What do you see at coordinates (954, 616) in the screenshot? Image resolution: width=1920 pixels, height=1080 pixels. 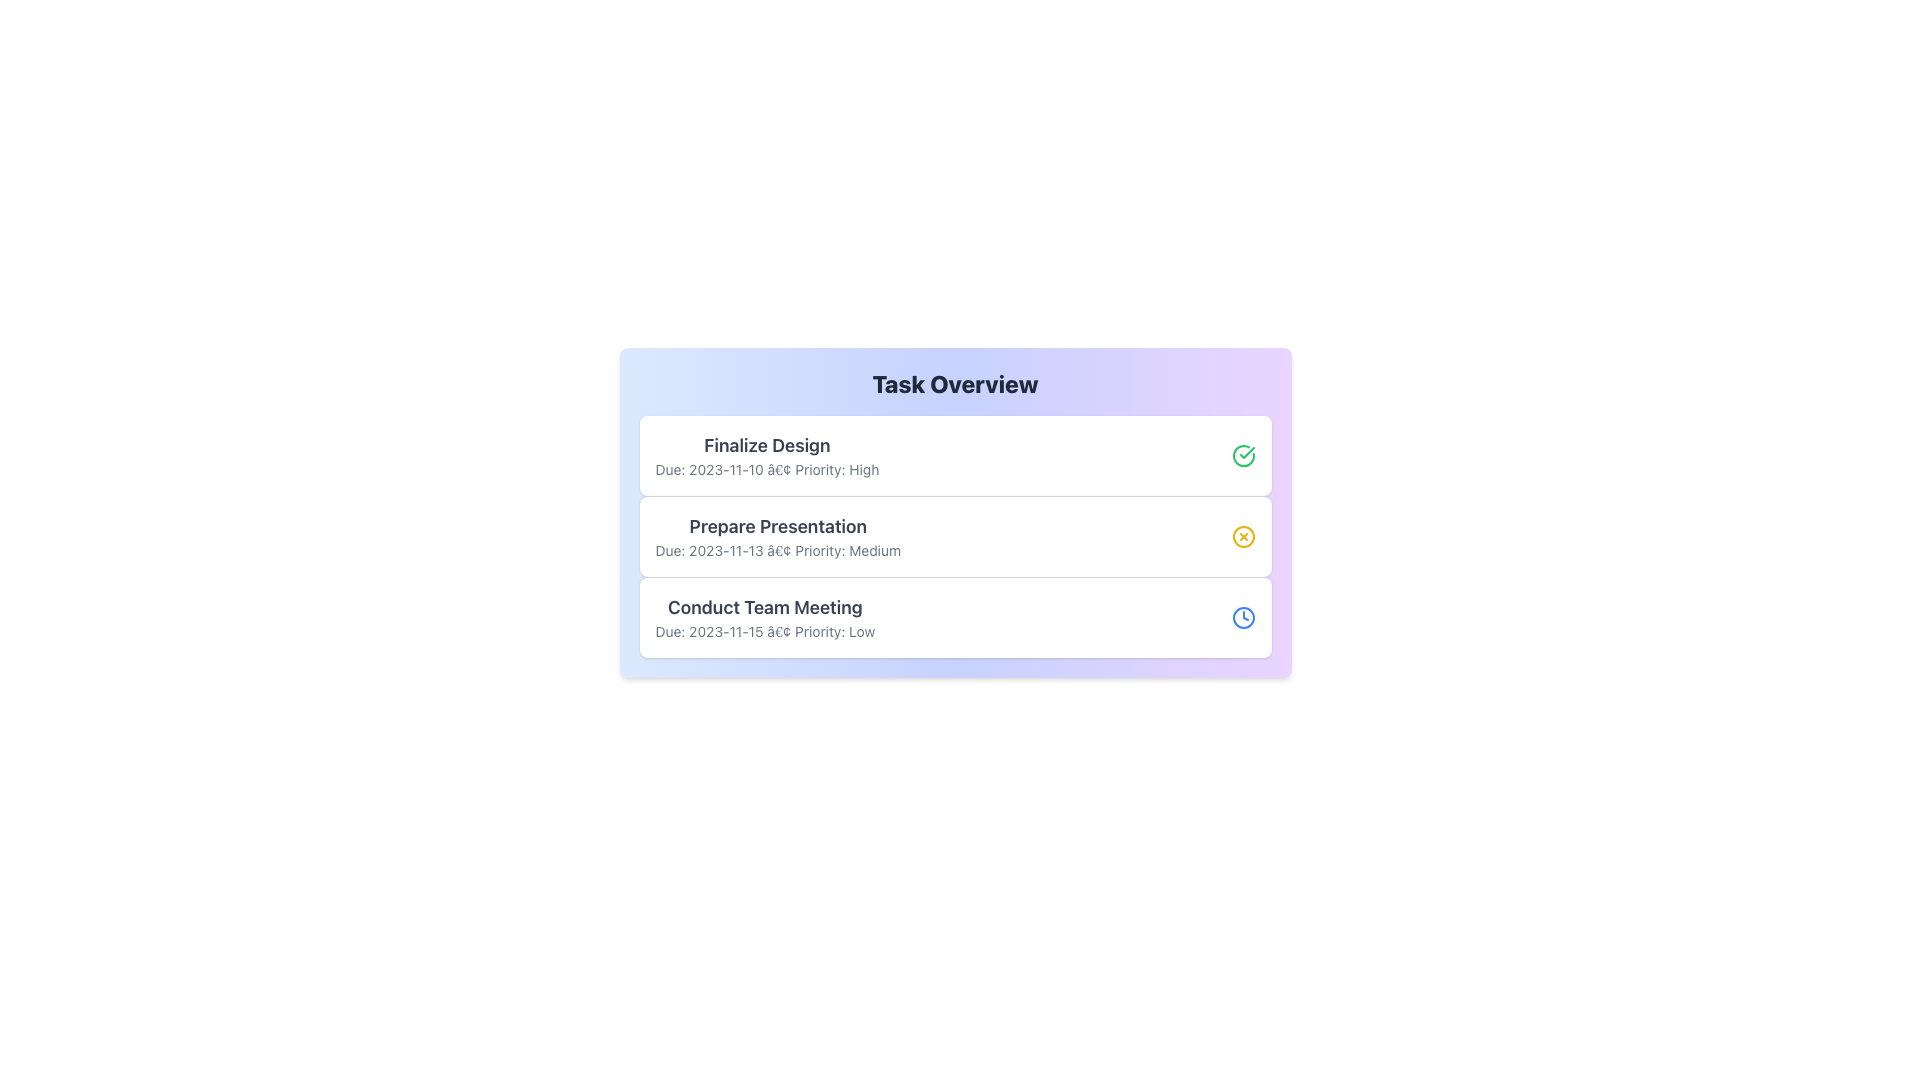 I see `task details displayed in the third item of the 'Task Overview' list, which includes the task title, deadline, and priority level` at bounding box center [954, 616].